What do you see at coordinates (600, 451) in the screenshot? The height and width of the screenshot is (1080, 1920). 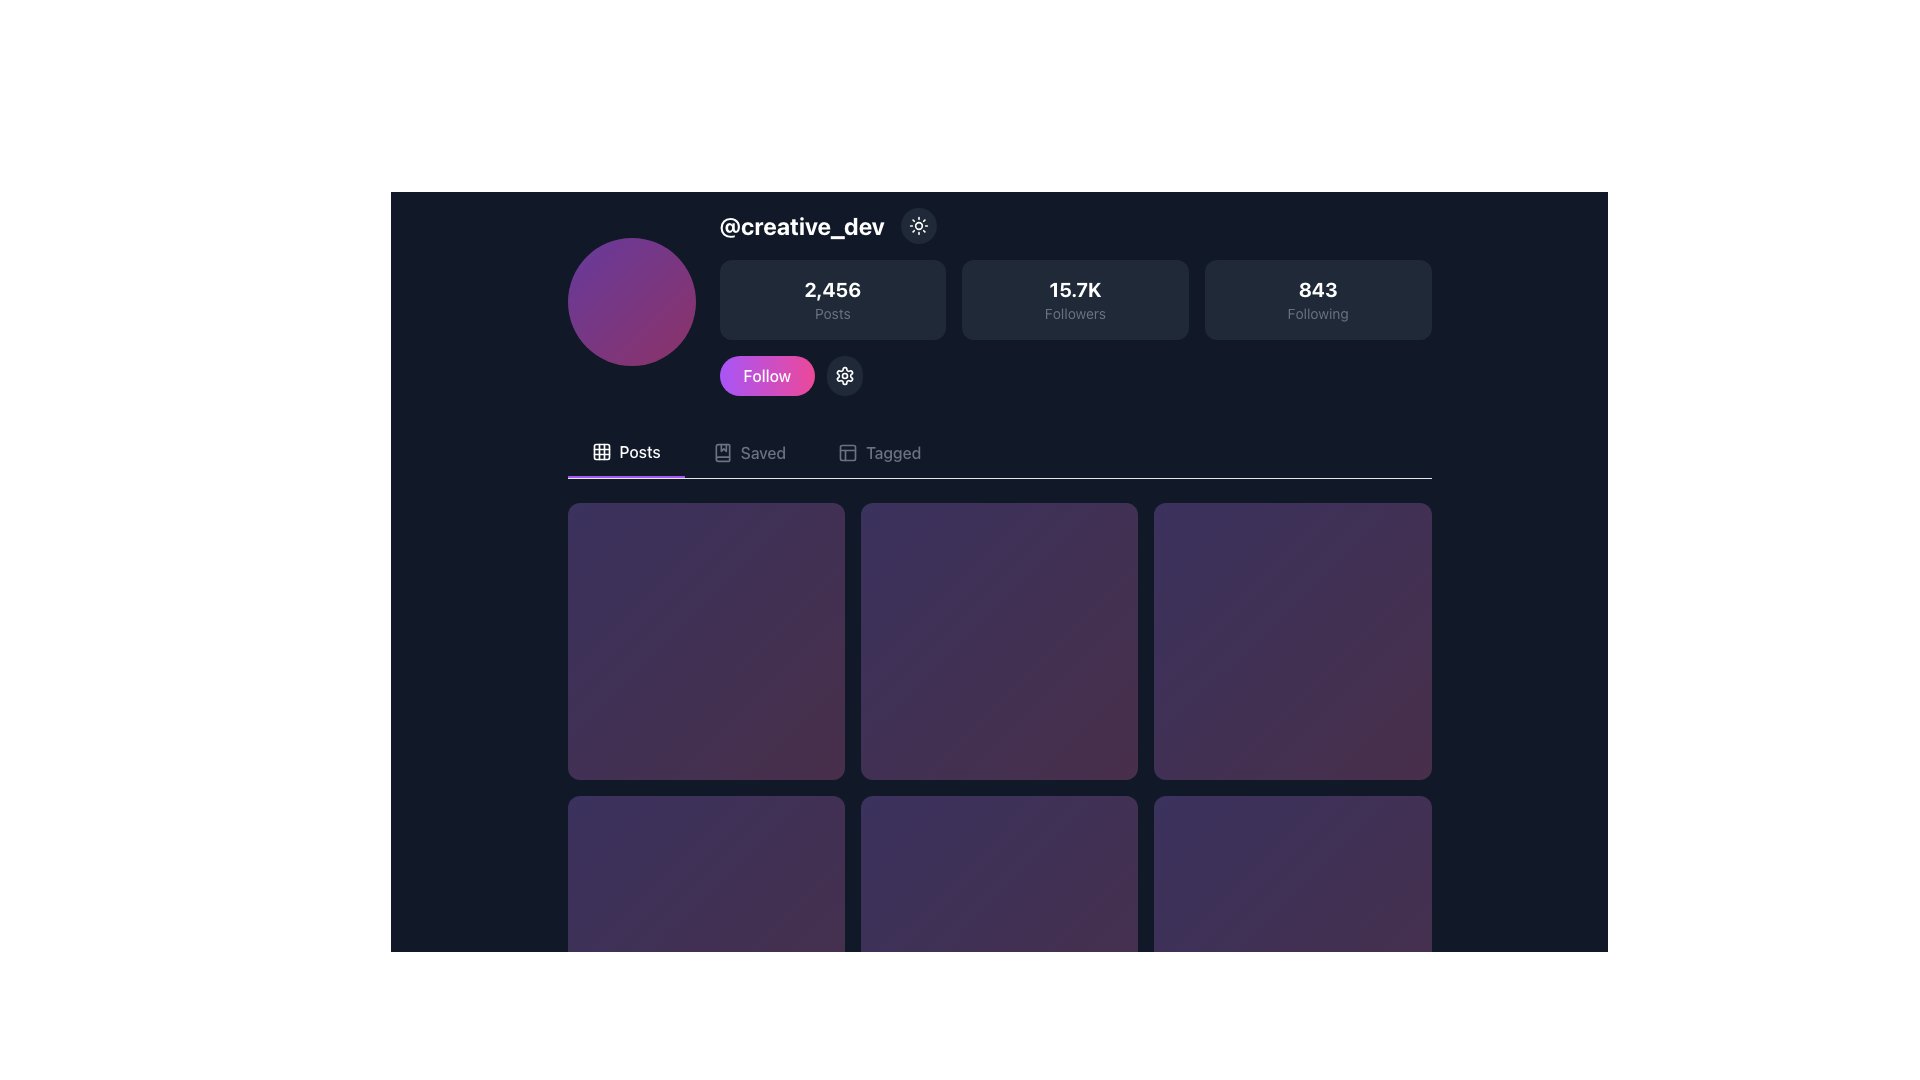 I see `the 3x3 grid icon located to the left of the word 'posts' in the main navigation section` at bounding box center [600, 451].